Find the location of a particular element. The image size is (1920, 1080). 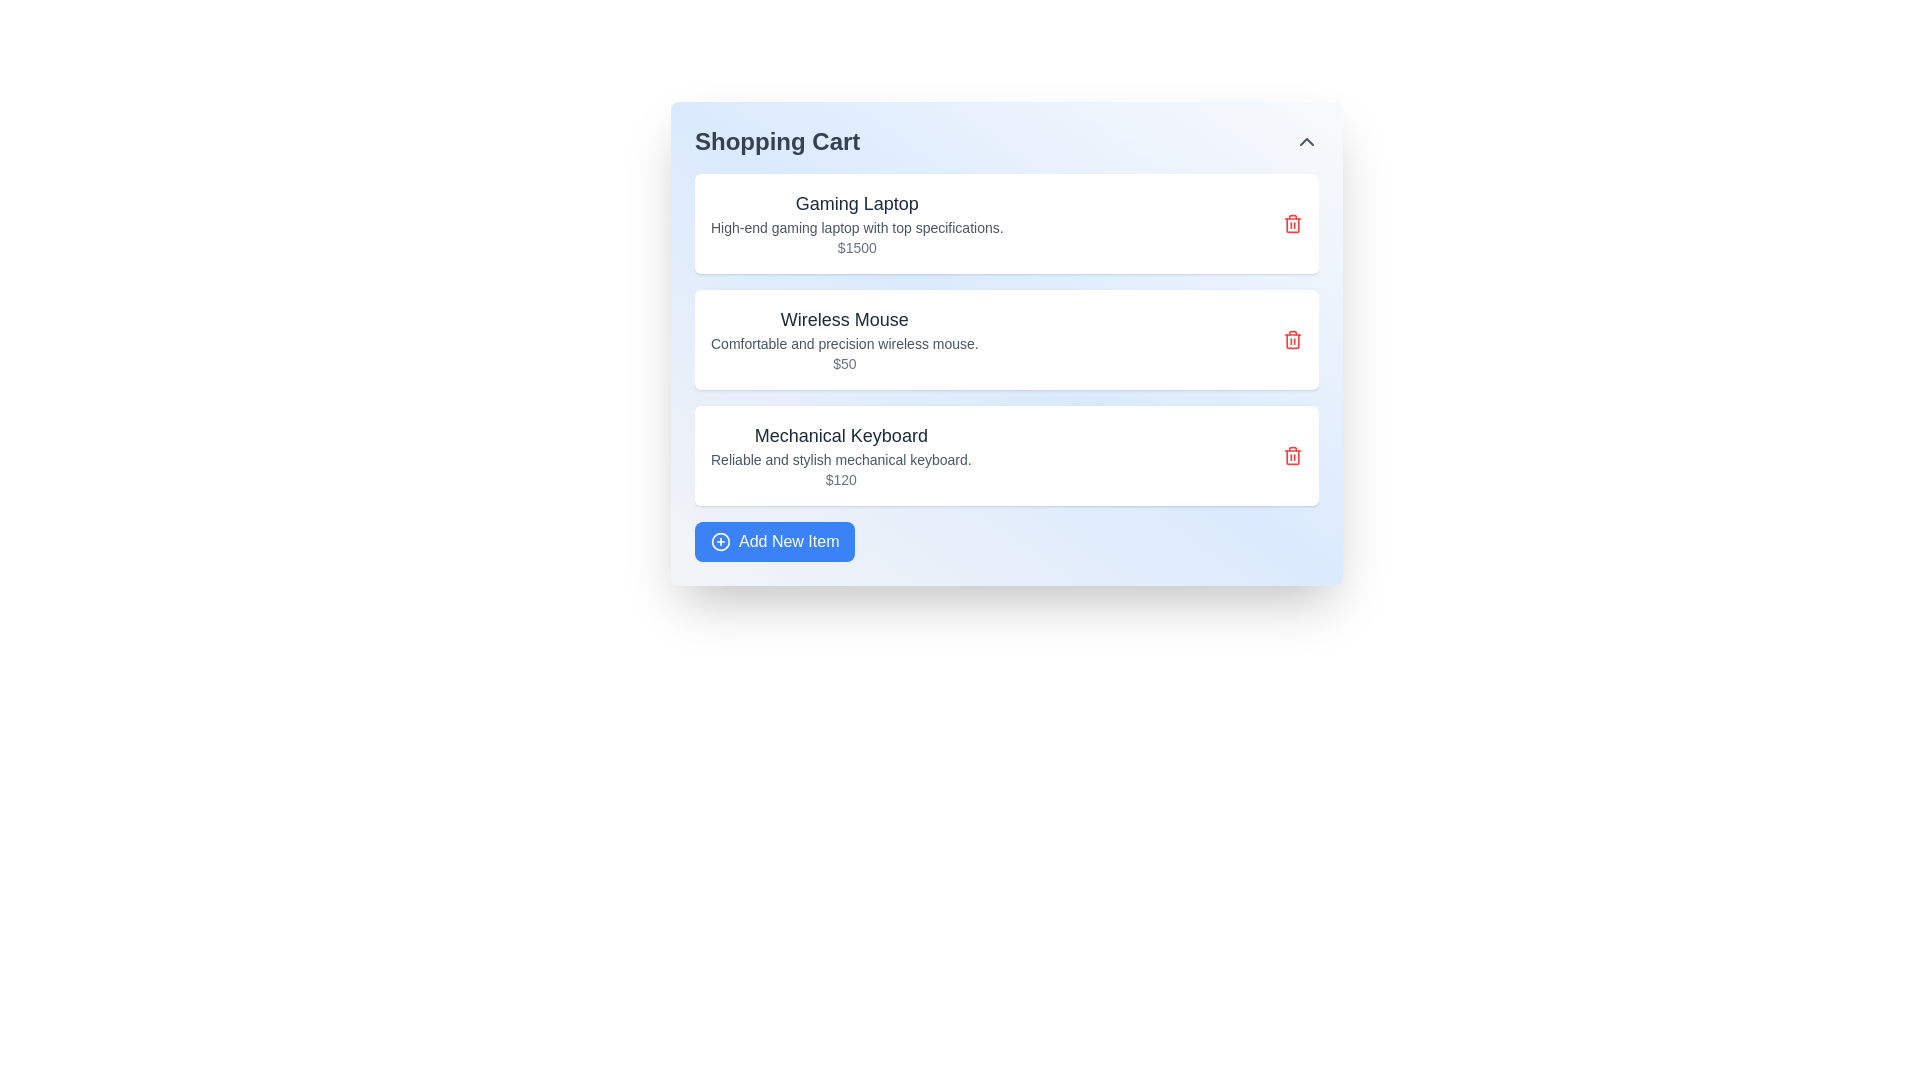

the text block displaying 'Gaming Laptop' in the shopping cart interface, which contains the product name, description, and price is located at coordinates (857, 223).